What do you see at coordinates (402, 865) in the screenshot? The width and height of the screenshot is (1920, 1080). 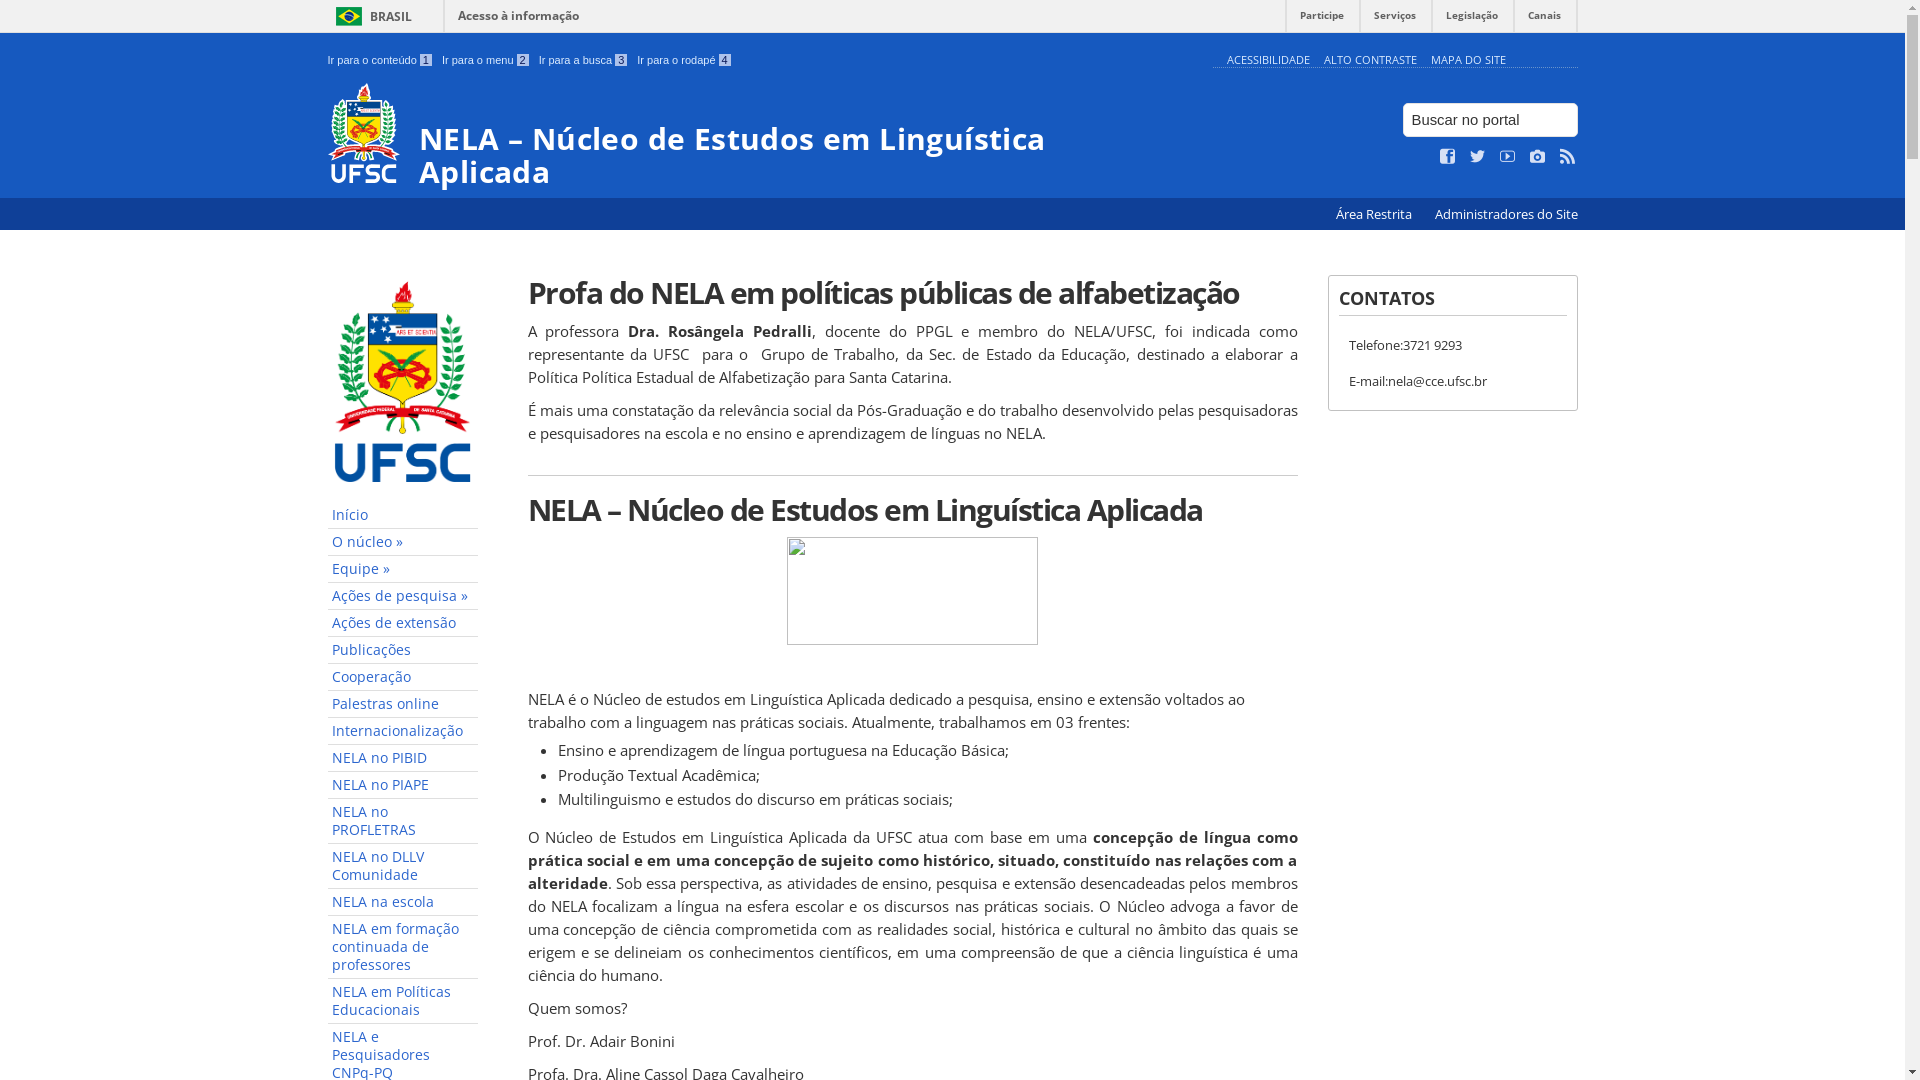 I see `'NELA no DLLV Comunidade'` at bounding box center [402, 865].